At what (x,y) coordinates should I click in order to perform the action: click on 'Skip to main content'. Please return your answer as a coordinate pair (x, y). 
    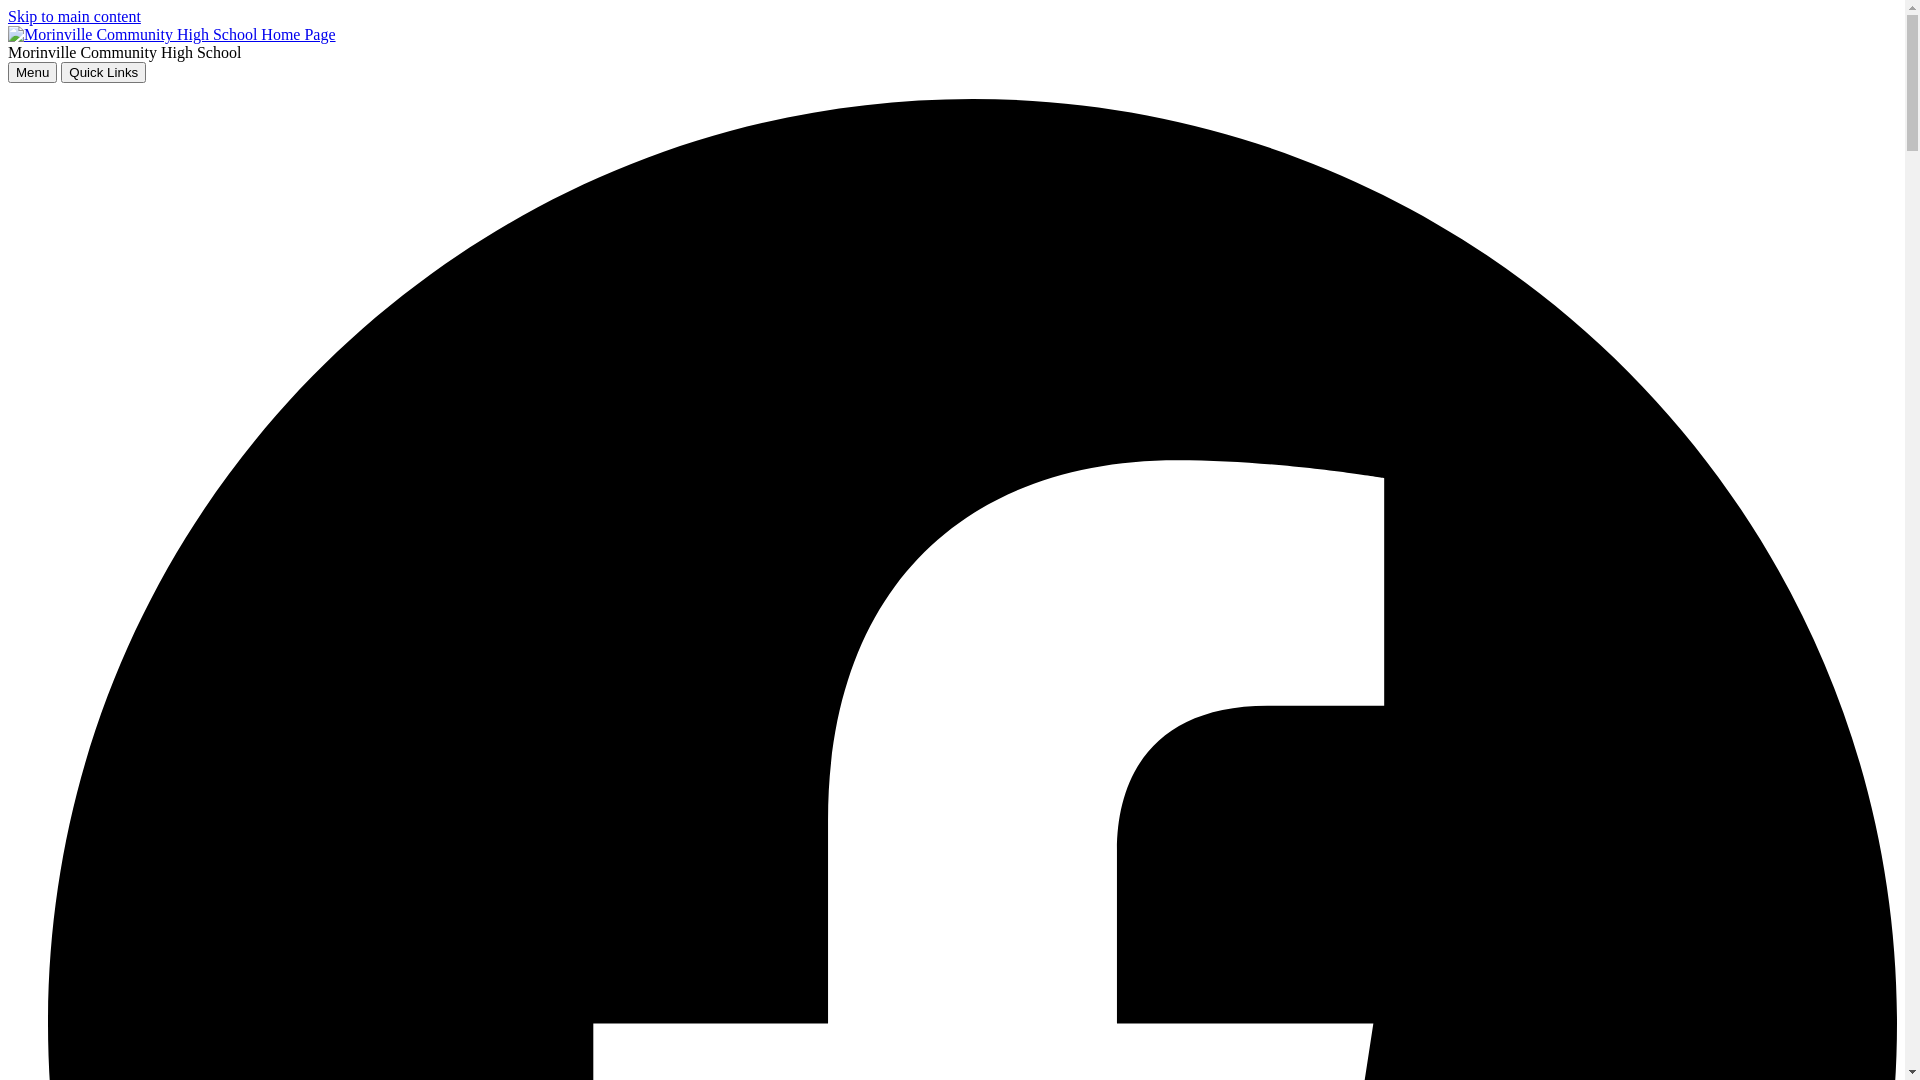
    Looking at the image, I should click on (8, 16).